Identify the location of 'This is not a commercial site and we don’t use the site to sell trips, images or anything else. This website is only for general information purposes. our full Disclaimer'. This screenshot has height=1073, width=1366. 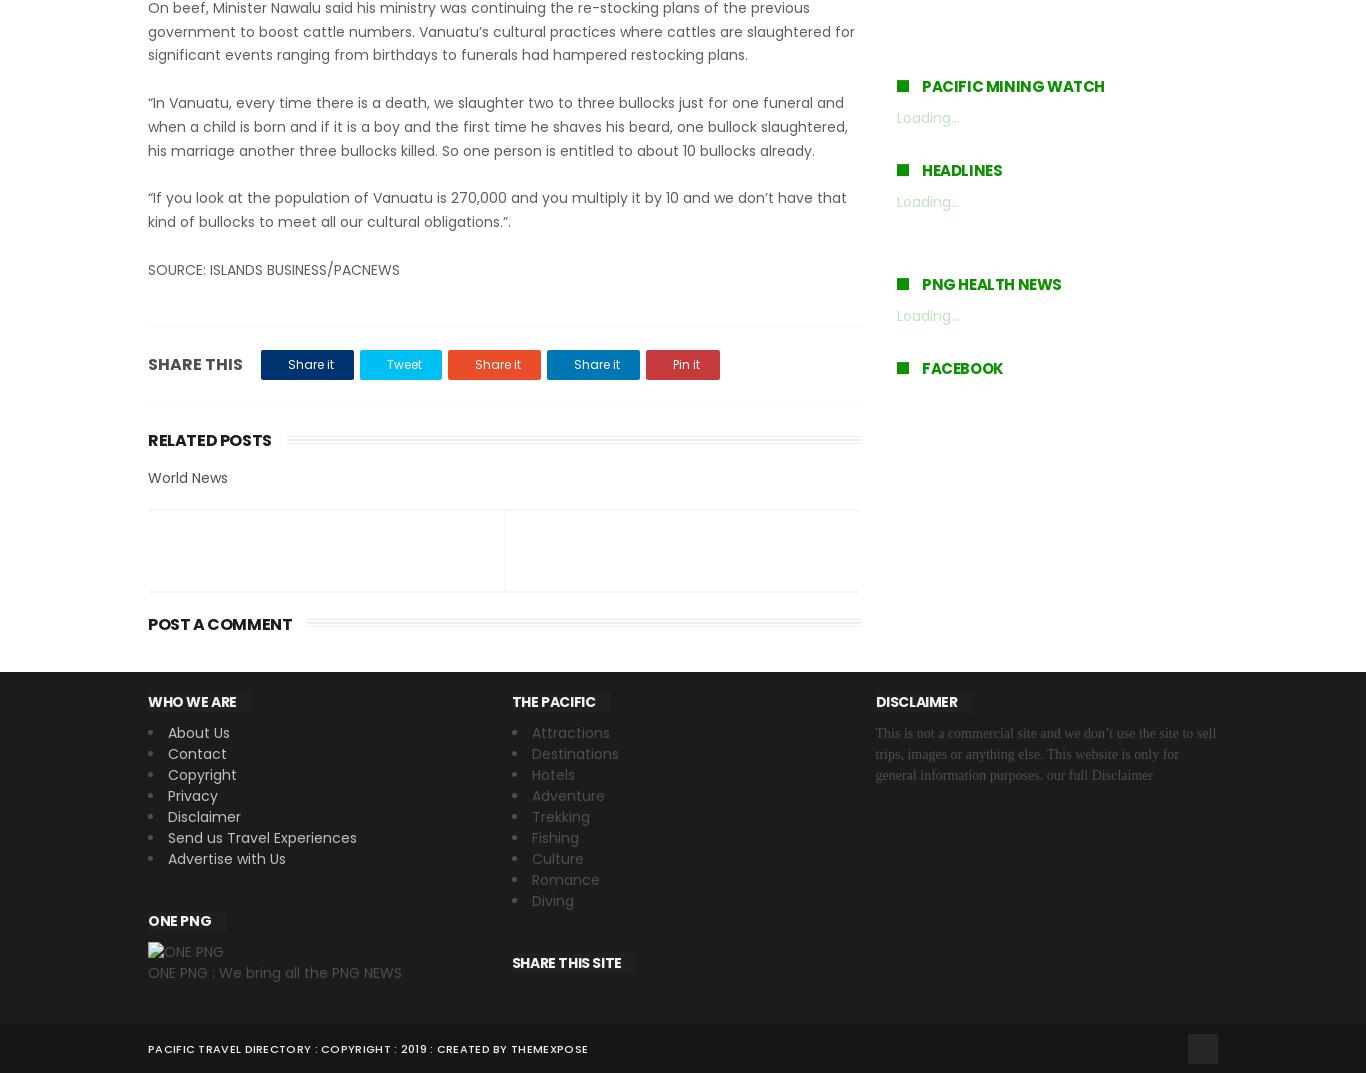
(1044, 753).